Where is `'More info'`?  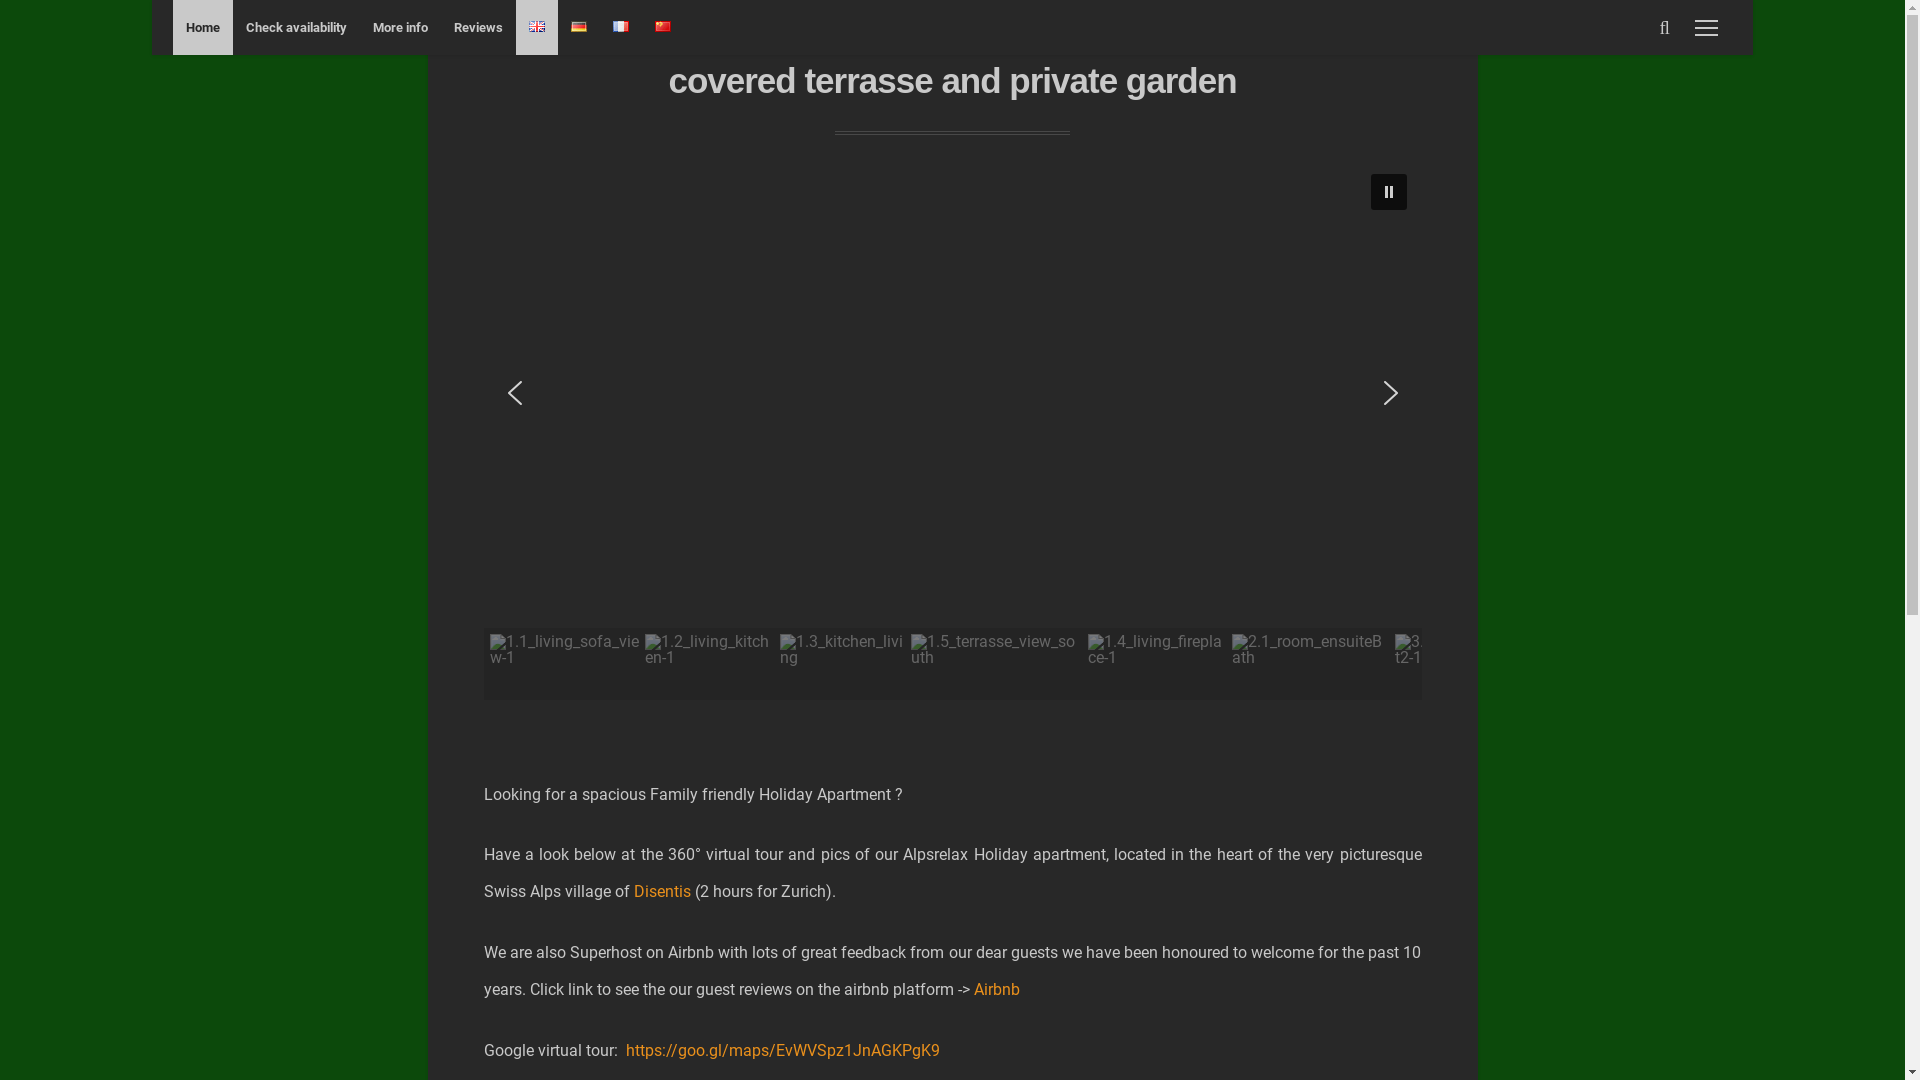 'More info' is located at coordinates (360, 27).